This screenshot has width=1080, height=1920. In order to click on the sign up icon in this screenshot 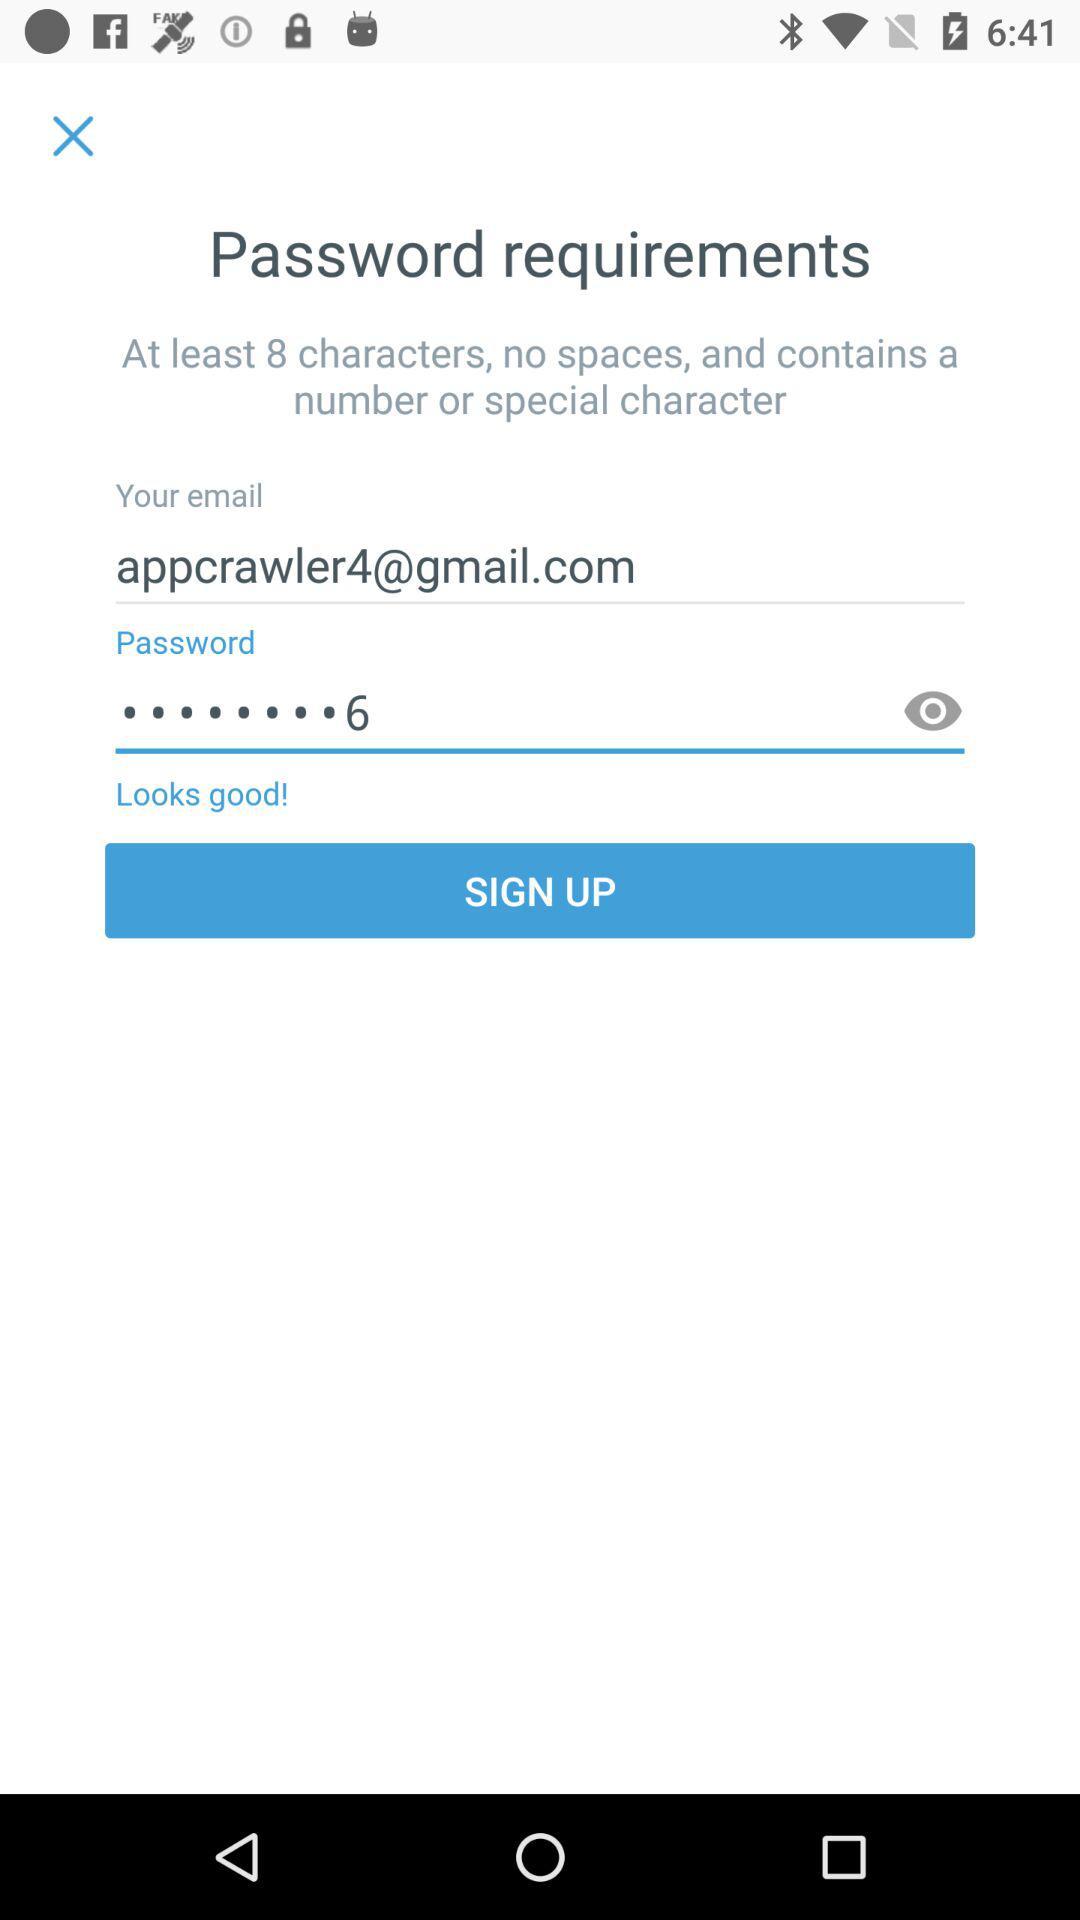, I will do `click(540, 889)`.